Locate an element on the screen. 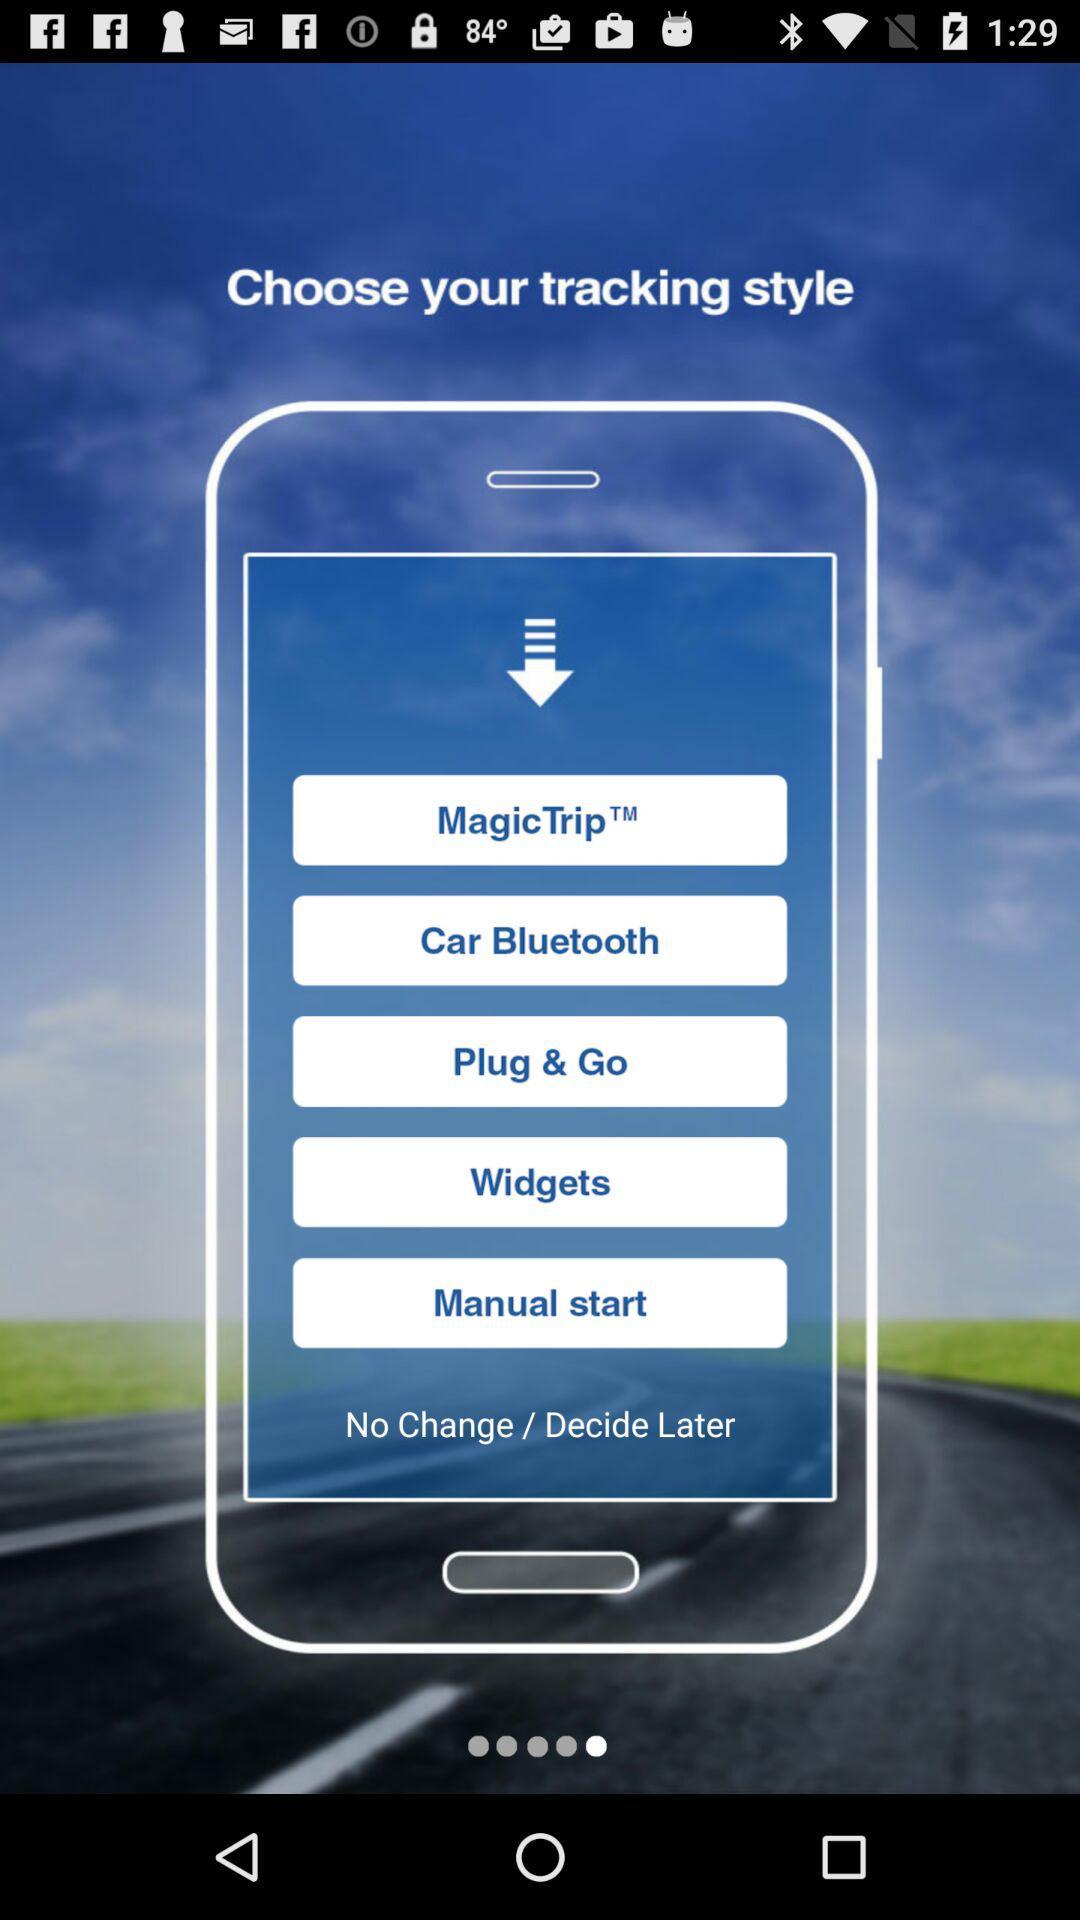 The width and height of the screenshot is (1080, 1920). magictrip is located at coordinates (540, 820).